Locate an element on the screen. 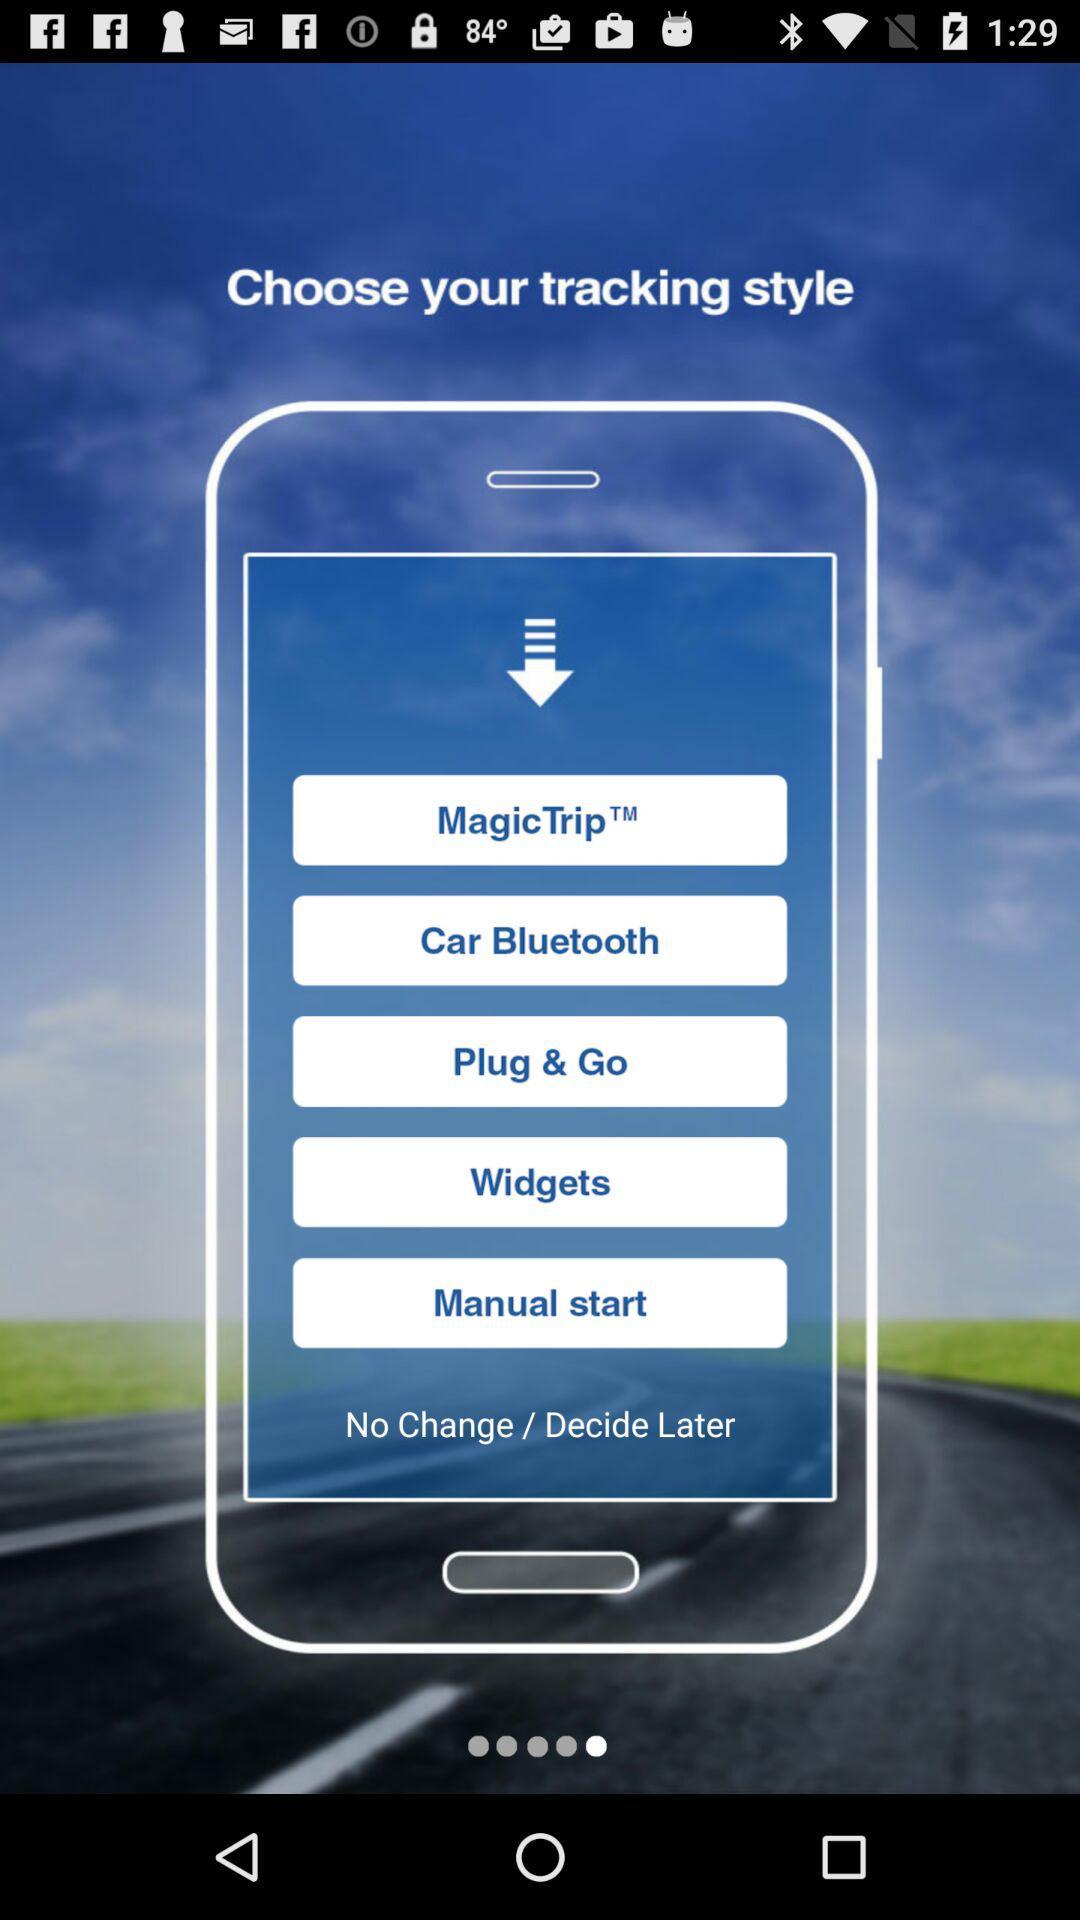 The width and height of the screenshot is (1080, 1920). magictrip is located at coordinates (540, 820).